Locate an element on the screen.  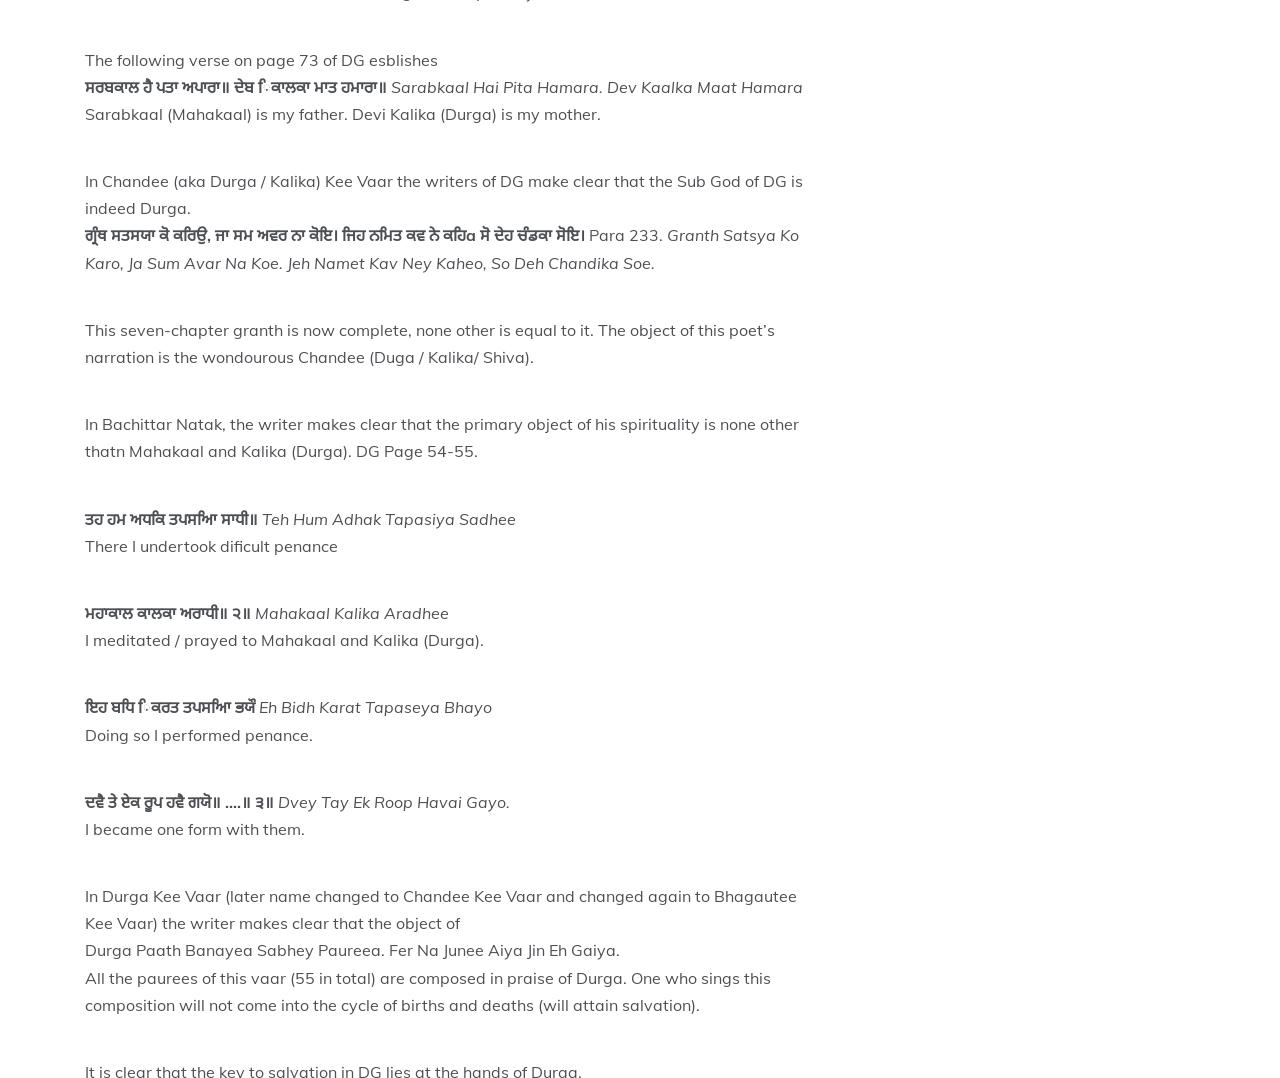
'Para 233.' is located at coordinates (625, 234).